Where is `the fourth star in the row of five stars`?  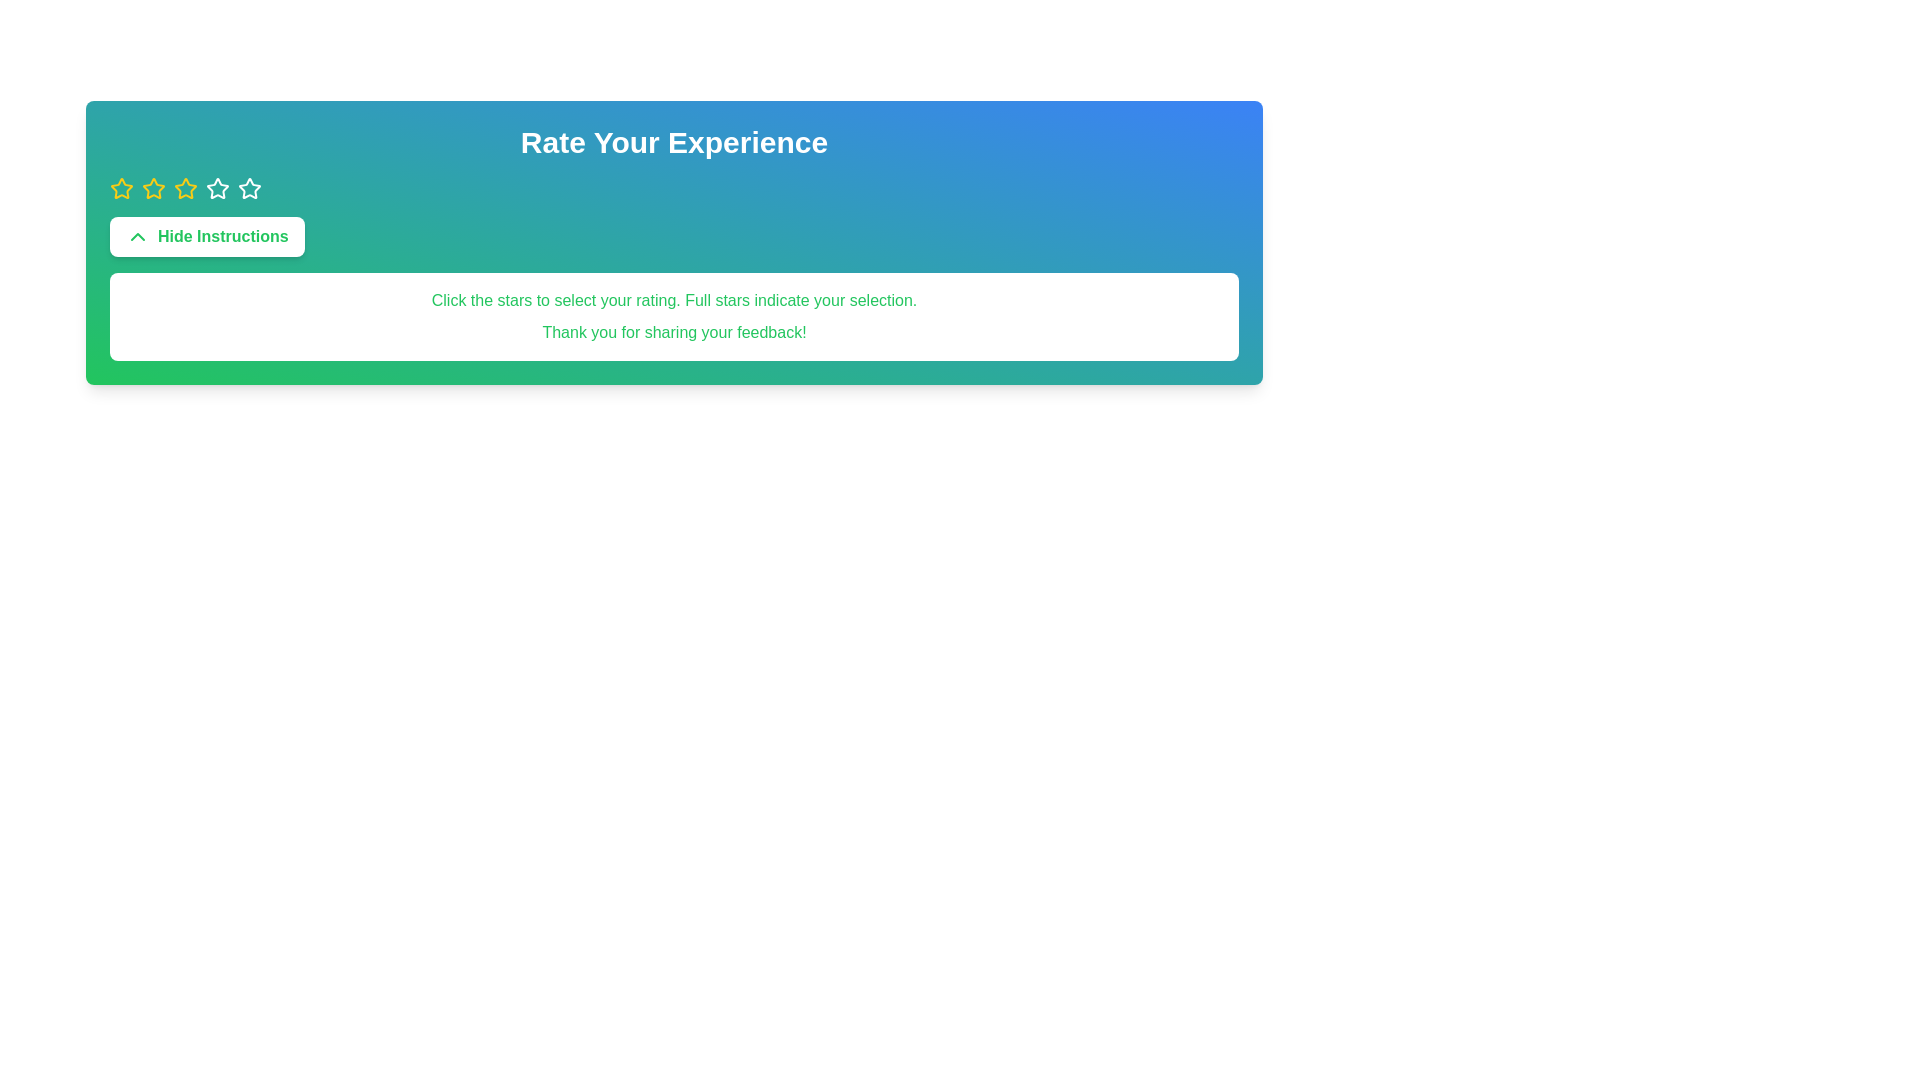 the fourth star in the row of five stars is located at coordinates (217, 189).